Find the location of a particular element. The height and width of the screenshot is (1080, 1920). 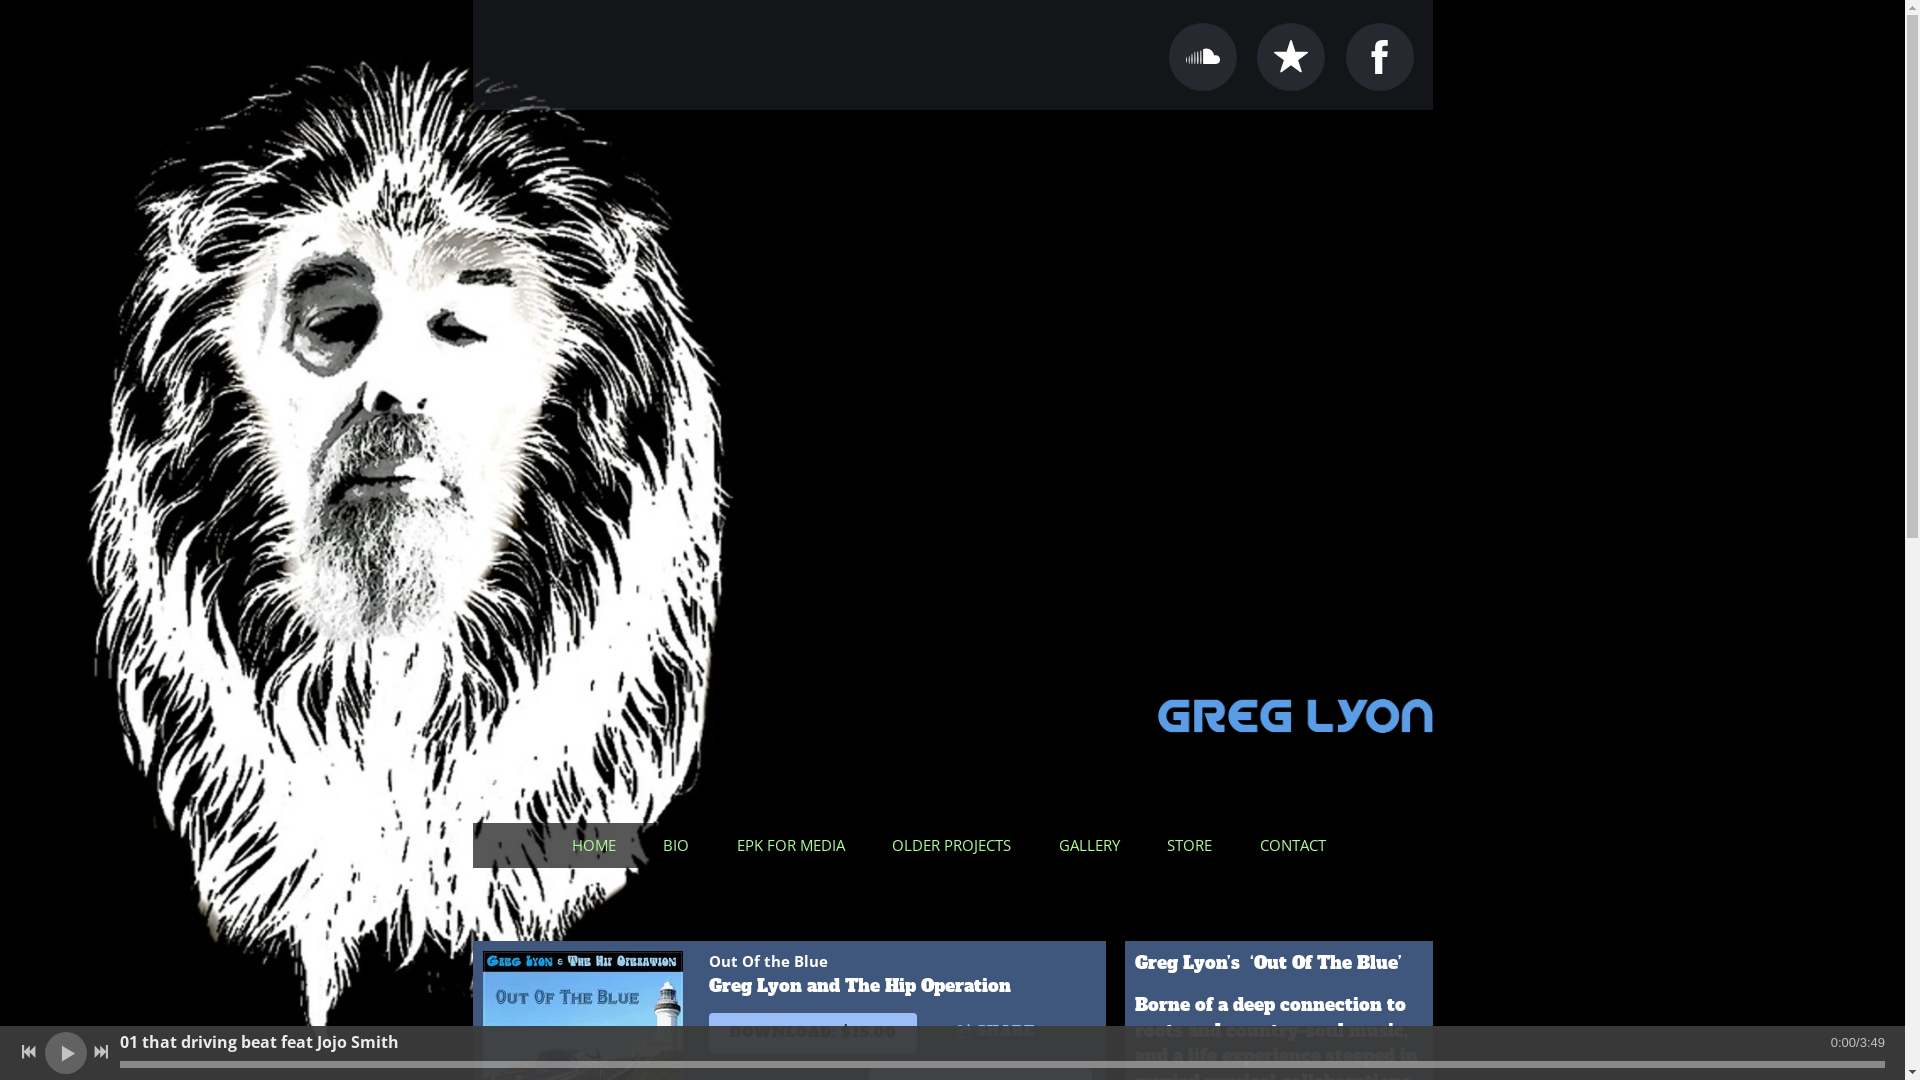

'http://soundcloud.com/greglyon' is located at coordinates (1202, 56).